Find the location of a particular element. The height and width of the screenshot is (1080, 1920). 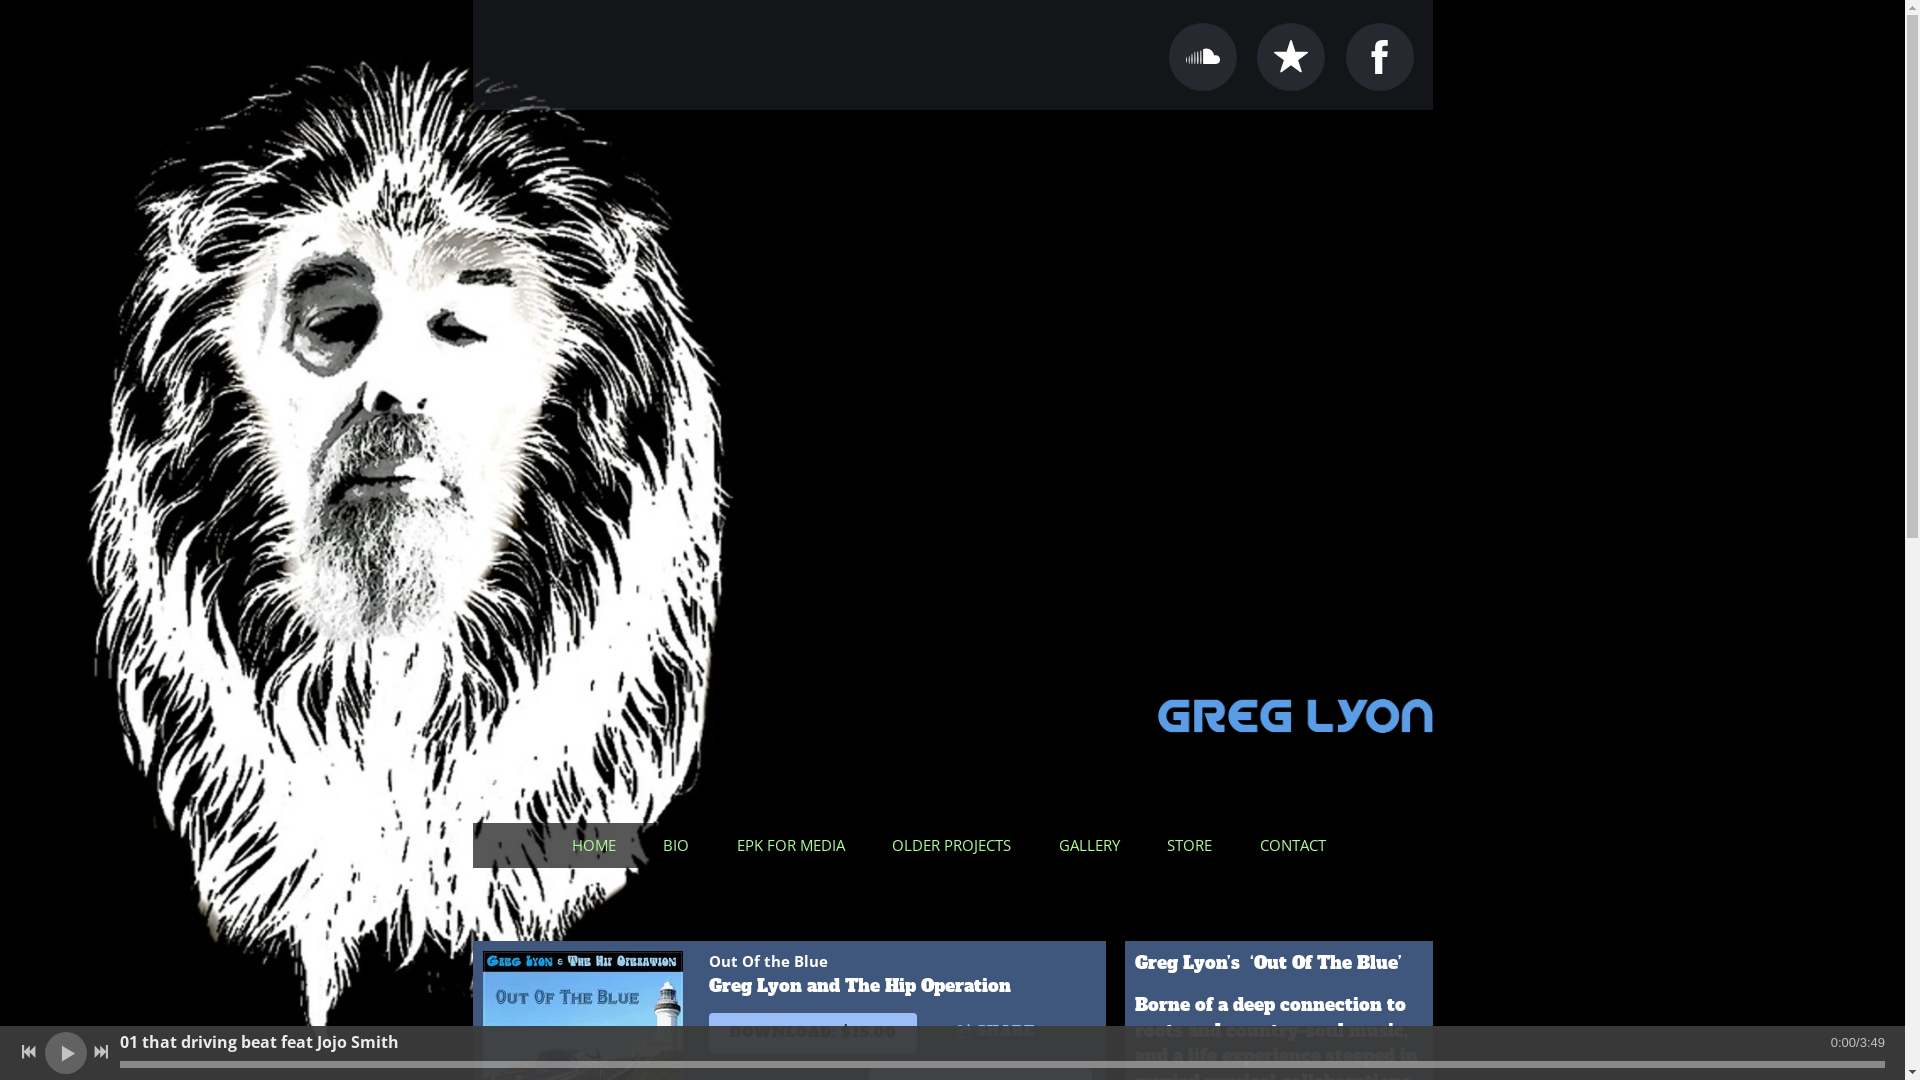

'http://soundcloud.com/greglyon' is located at coordinates (1202, 56).